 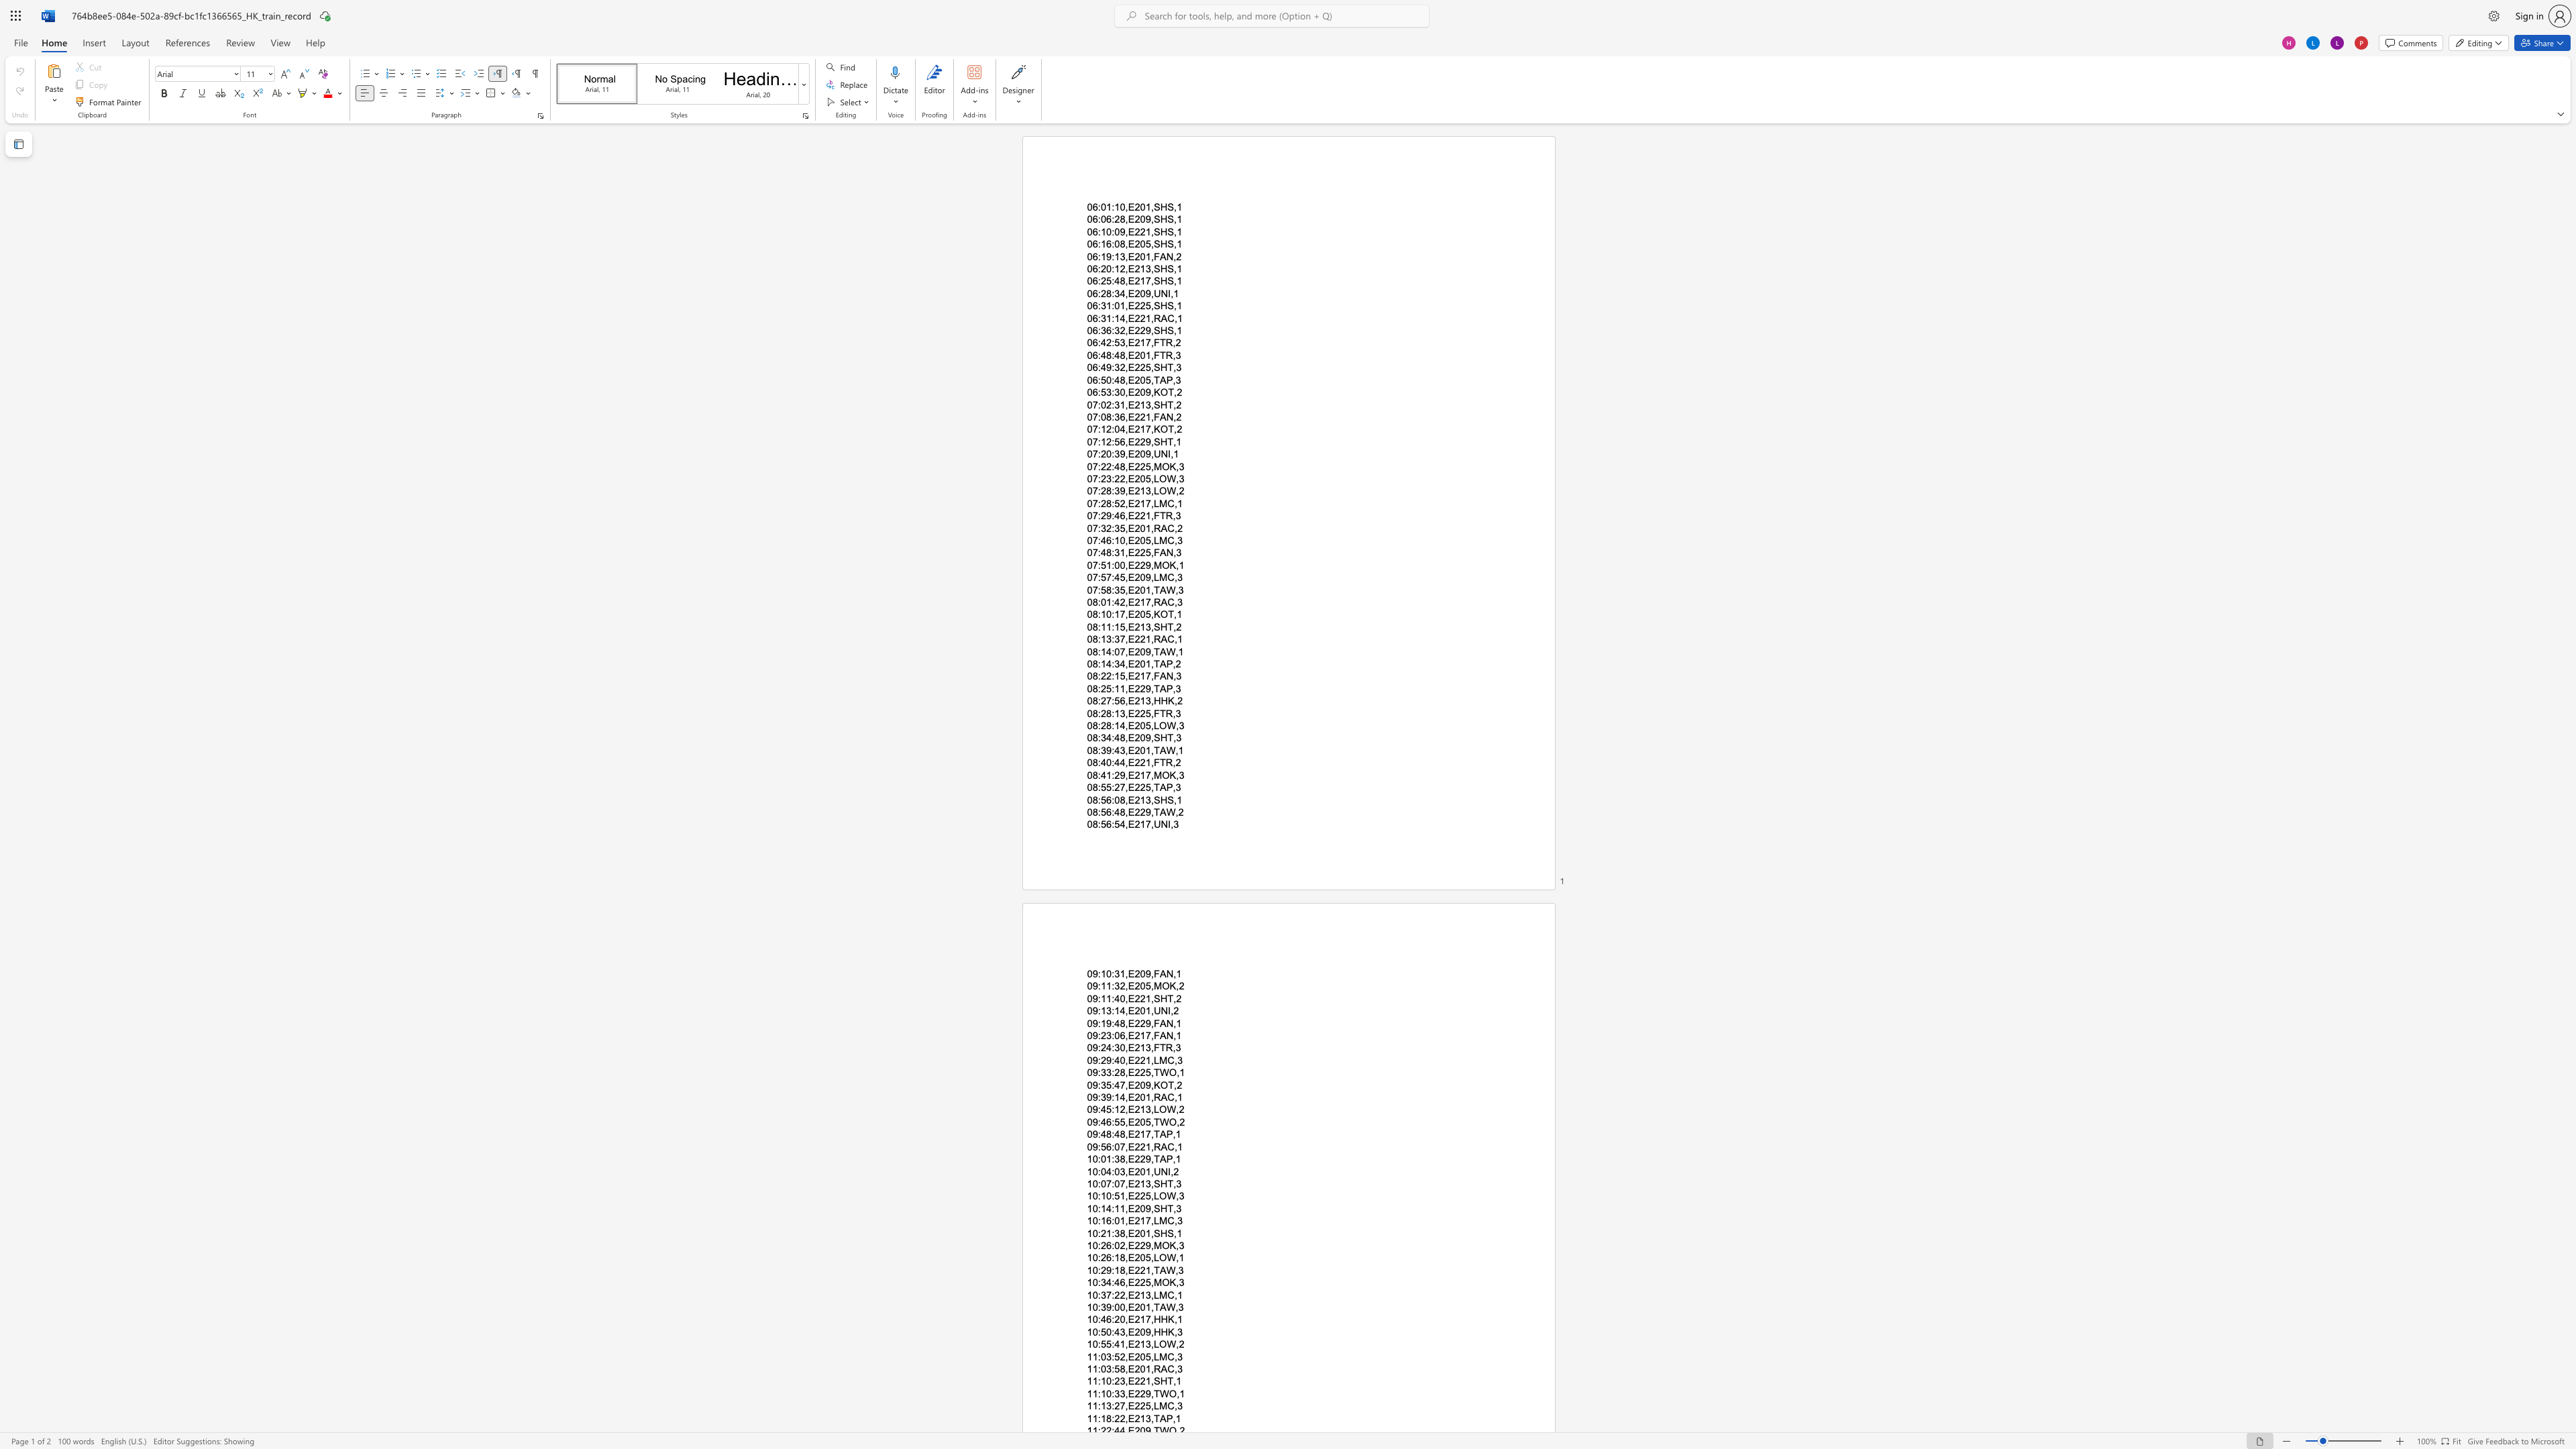 I want to click on the subset text ":33,E229," within the text "11:10:33,E229,TWO,1", so click(x=1111, y=1393).